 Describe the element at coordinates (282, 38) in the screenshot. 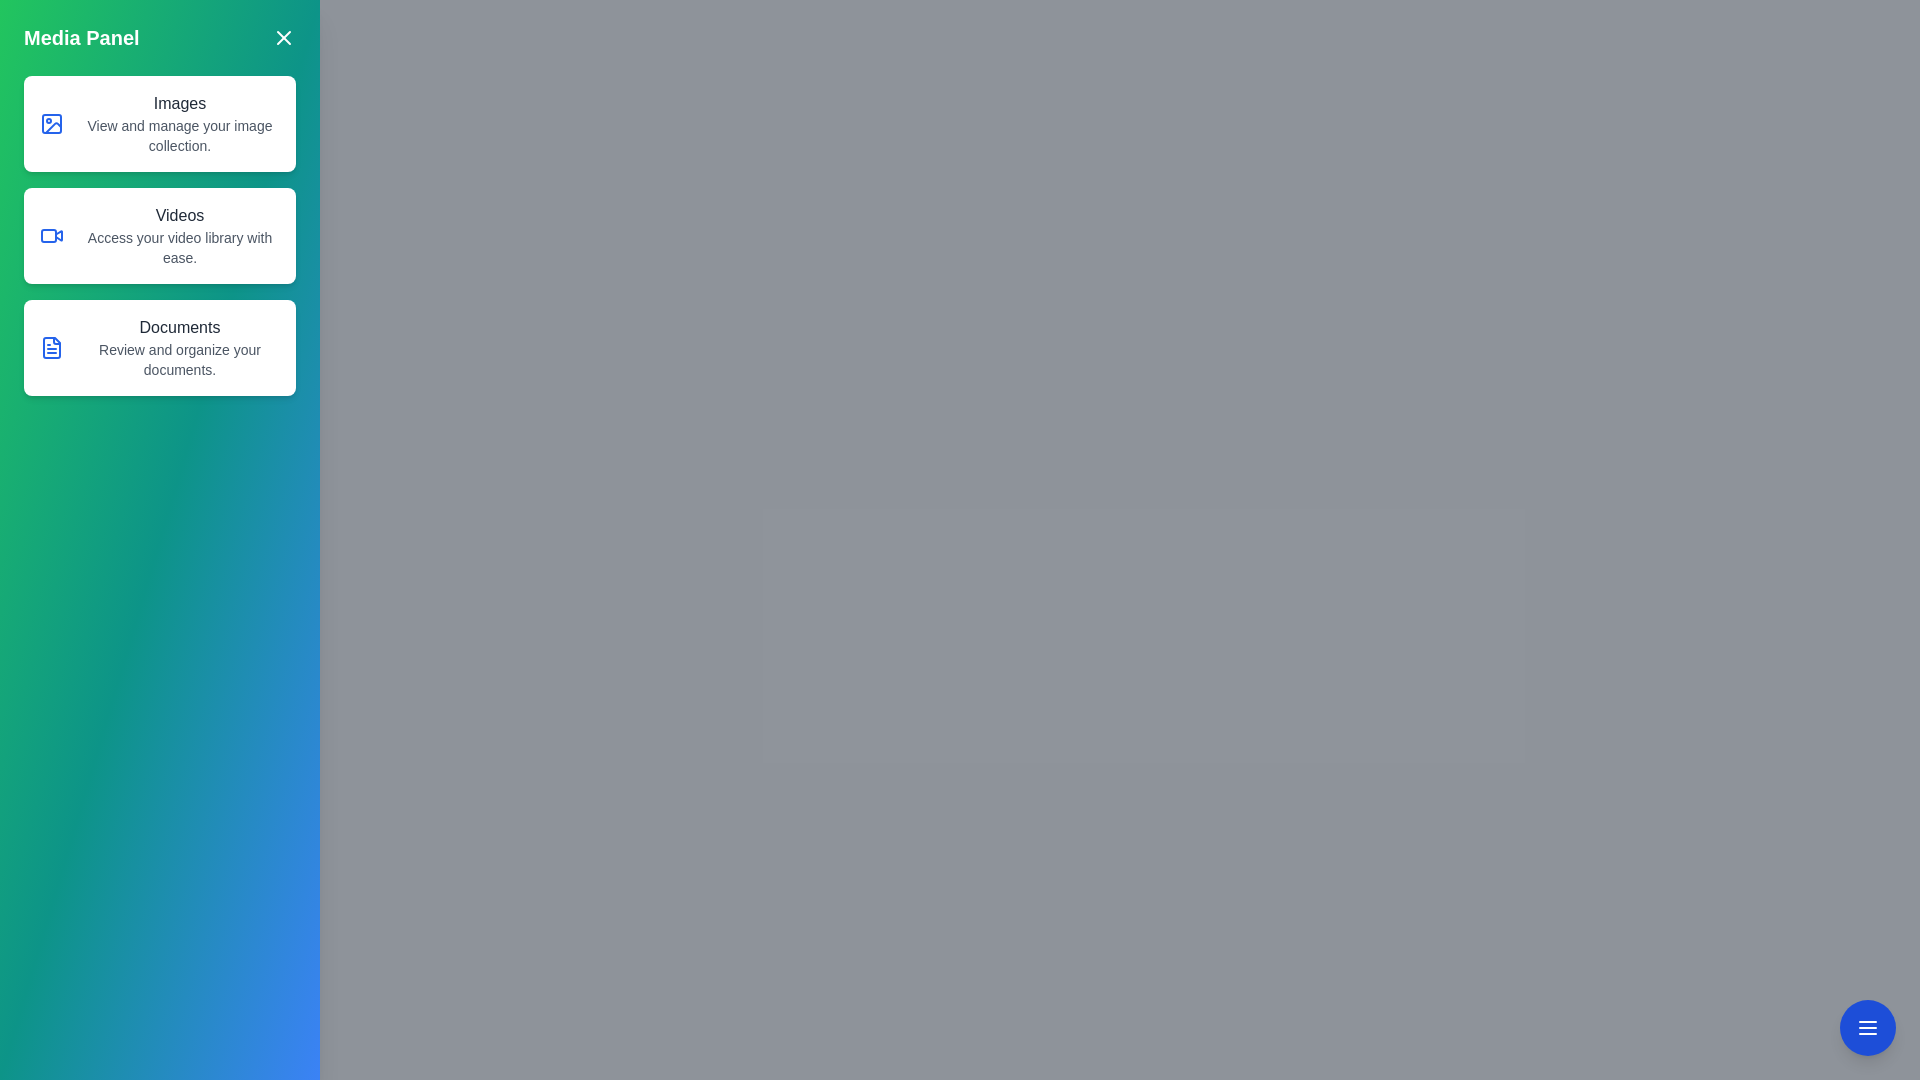

I see `the Close/Clear icon located in the top-right corner of the green 'Media Panel'` at that location.